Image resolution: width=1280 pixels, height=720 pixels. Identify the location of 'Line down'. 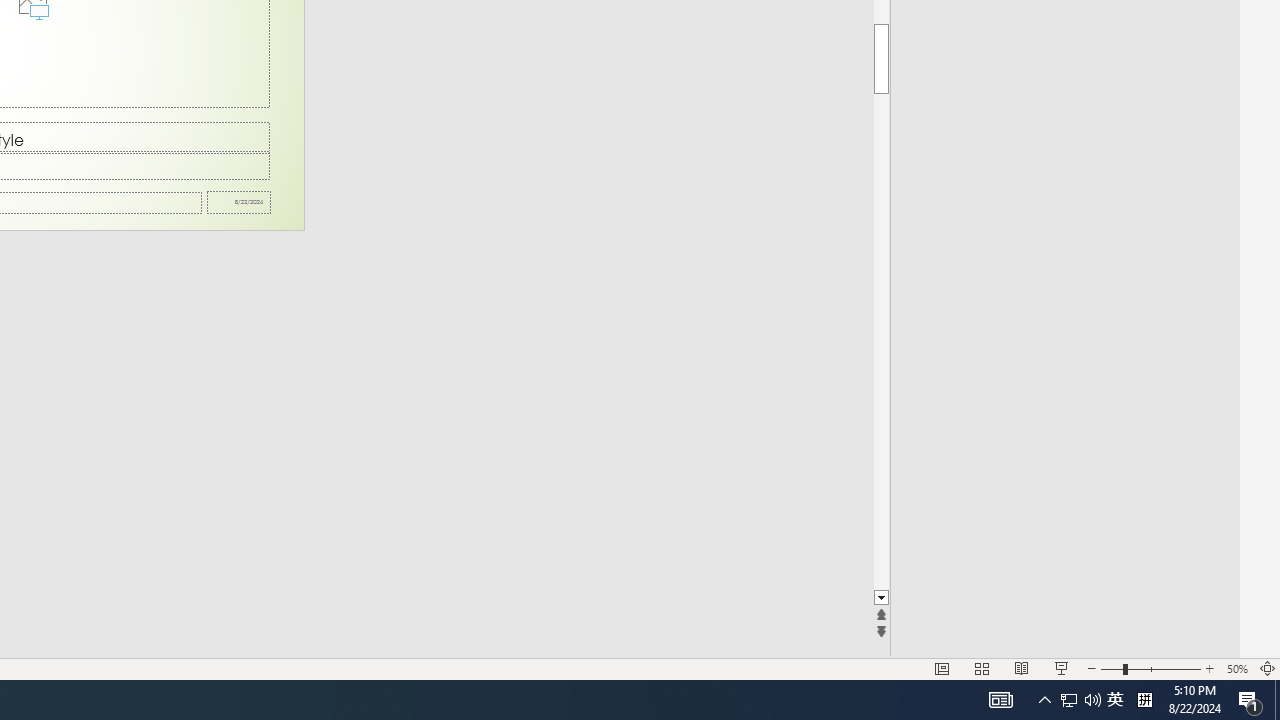
(880, 597).